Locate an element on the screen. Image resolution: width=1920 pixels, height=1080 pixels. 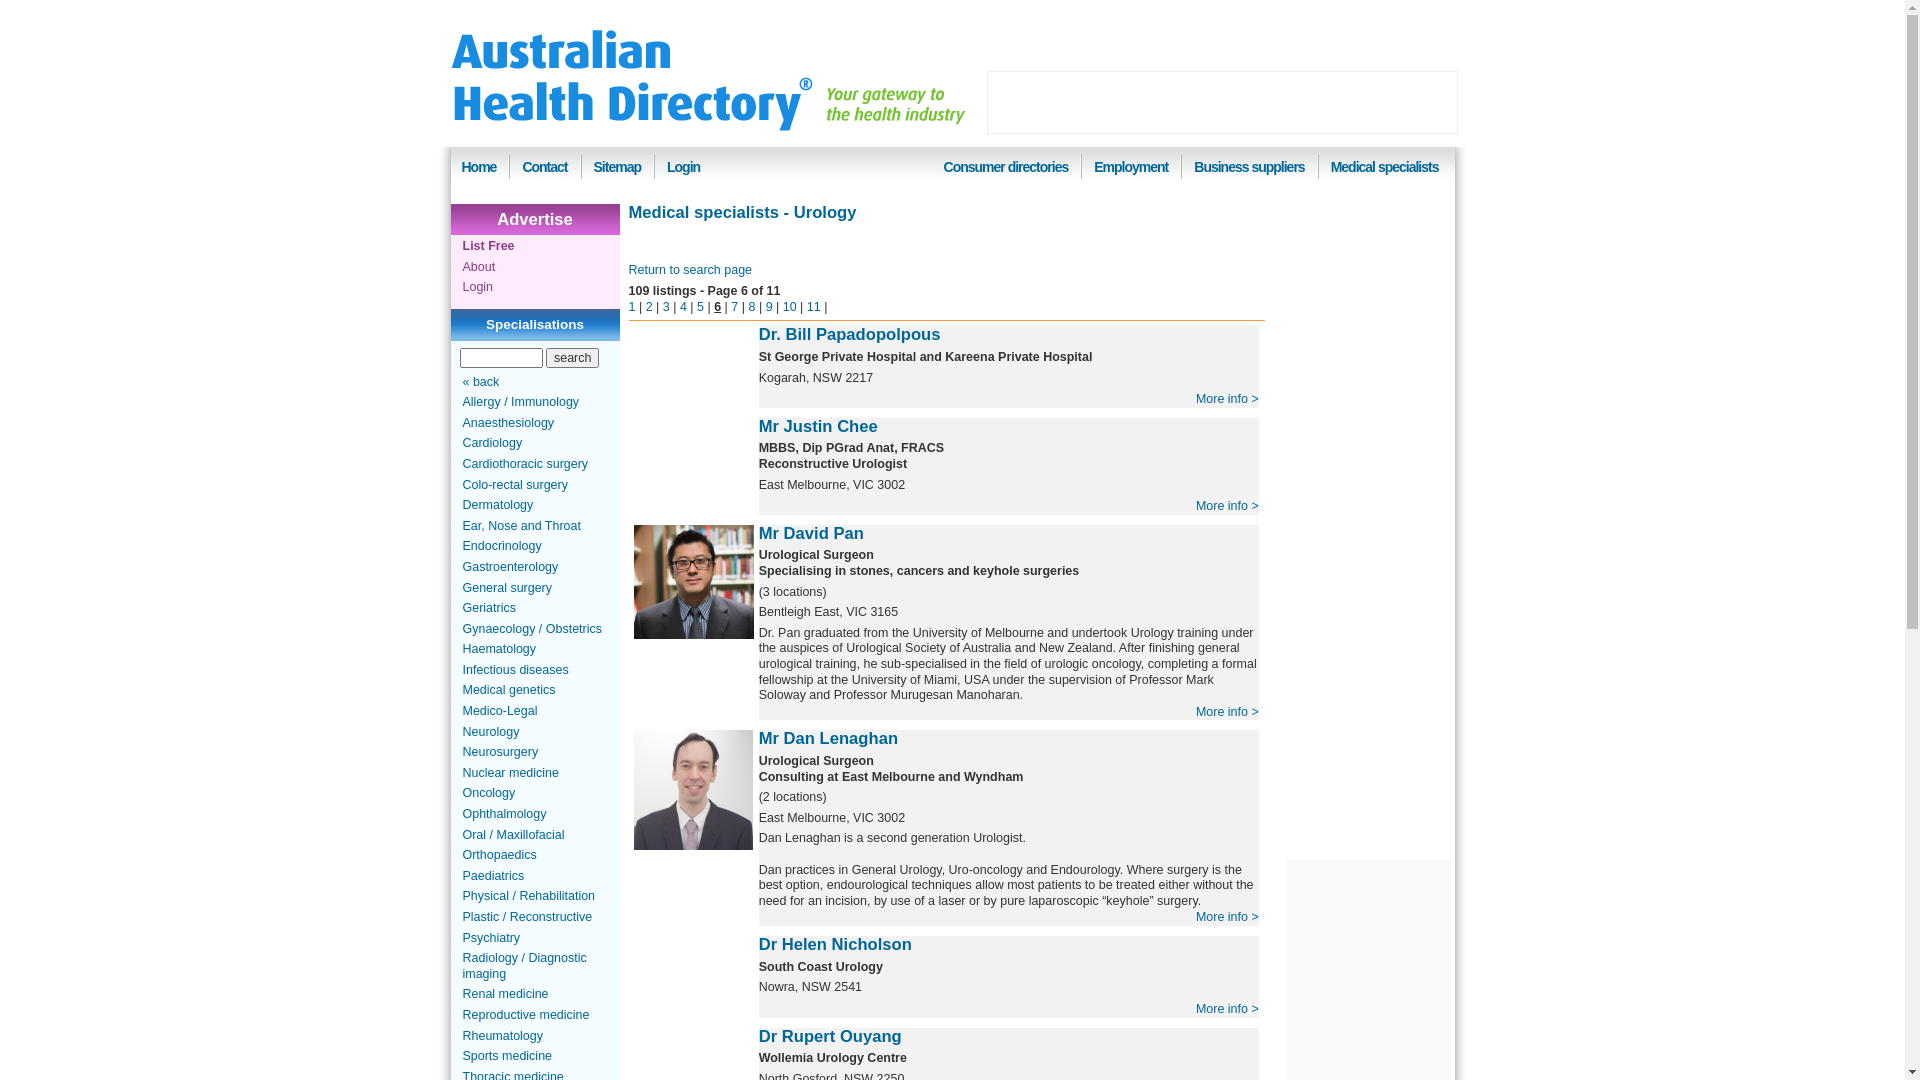
'Advertisement' is located at coordinates (1221, 101).